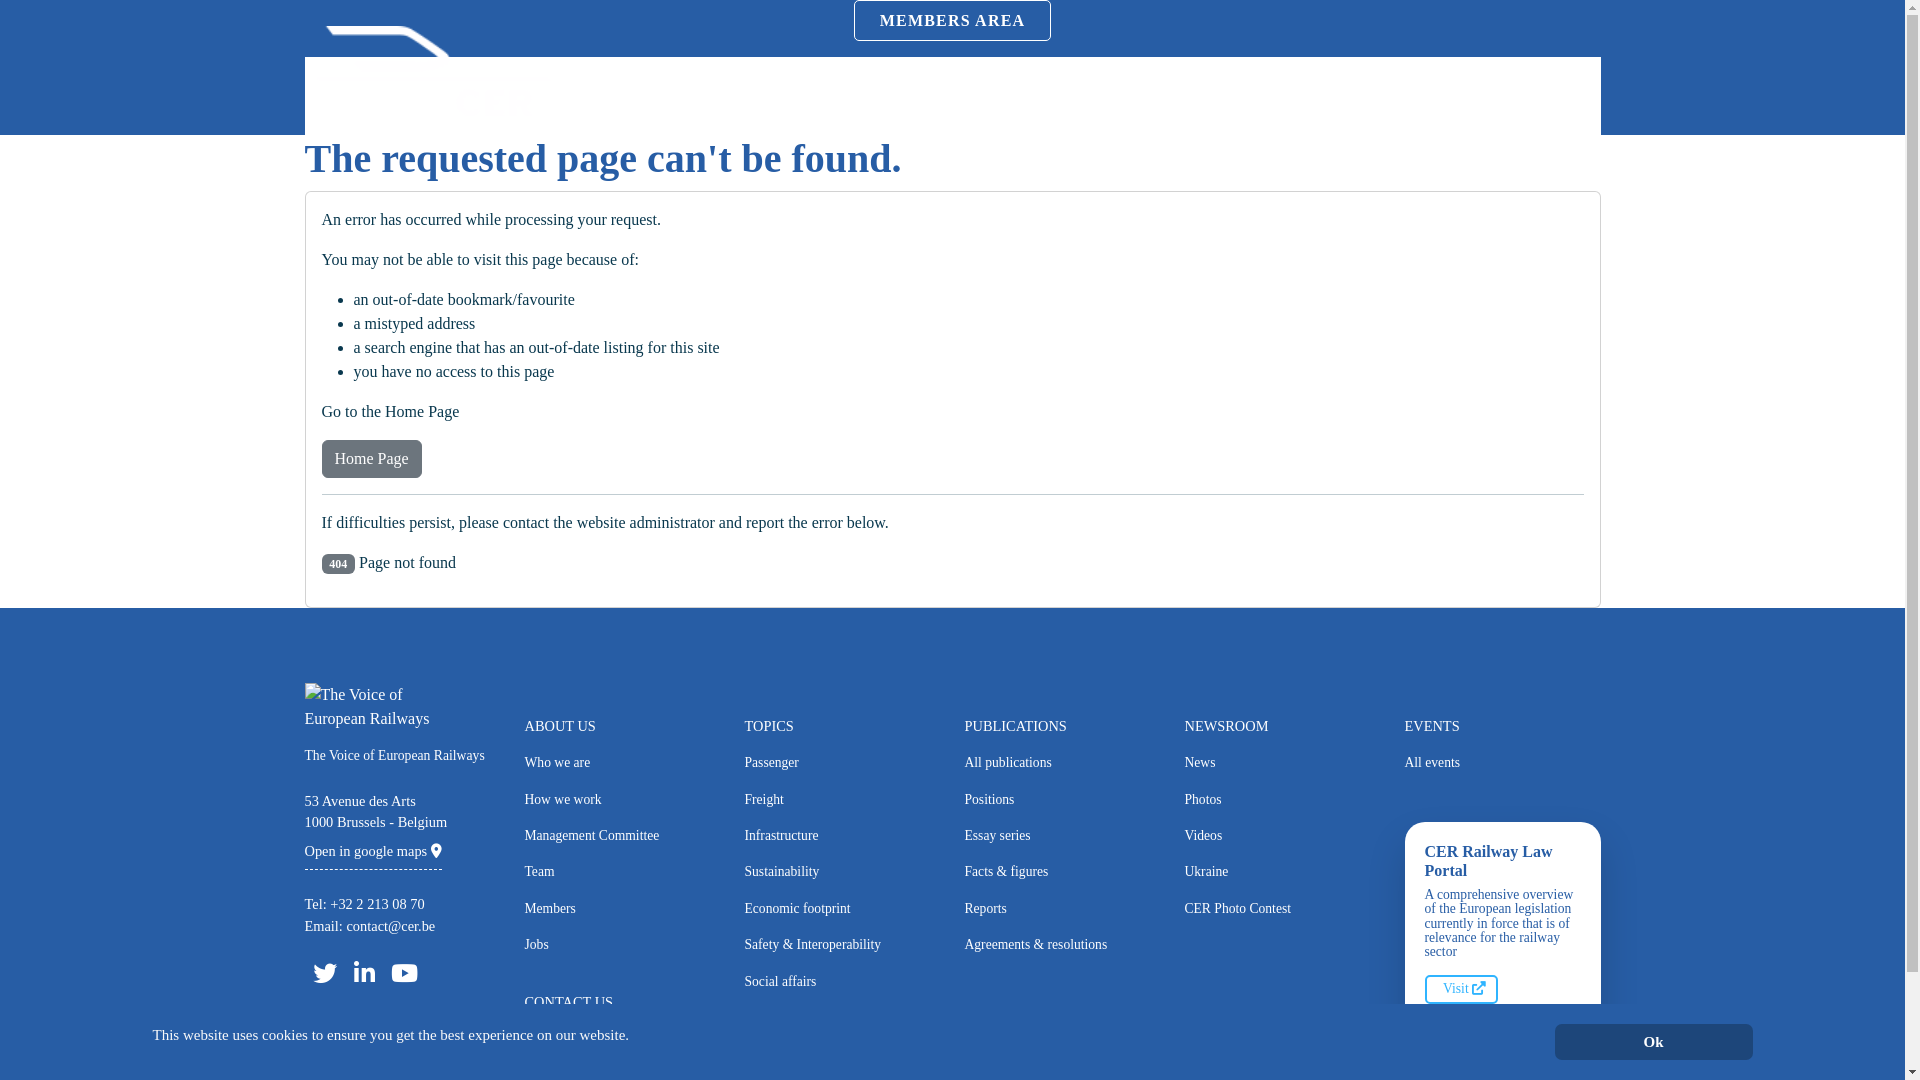  I want to click on 'Freight', so click(743, 798).